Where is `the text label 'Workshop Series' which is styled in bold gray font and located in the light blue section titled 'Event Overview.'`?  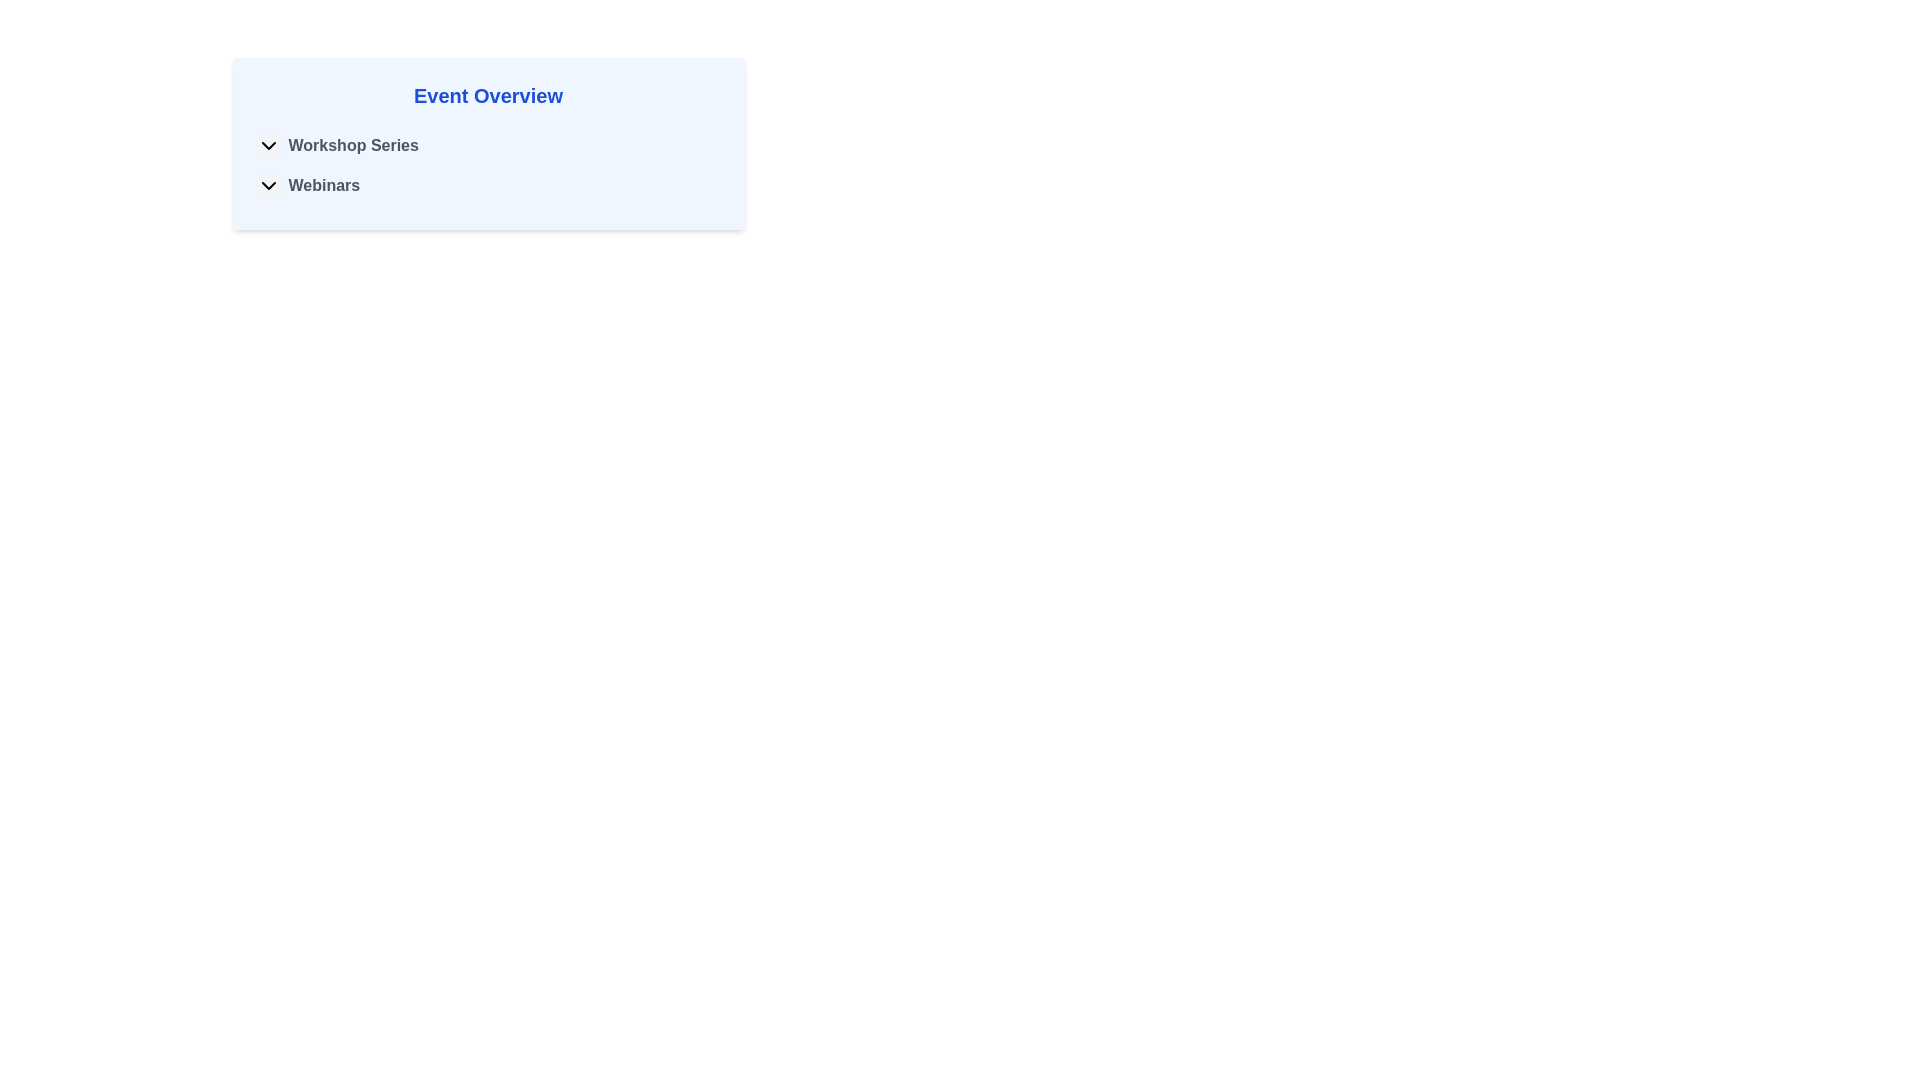
the text label 'Workshop Series' which is styled in bold gray font and located in the light blue section titled 'Event Overview.' is located at coordinates (353, 145).